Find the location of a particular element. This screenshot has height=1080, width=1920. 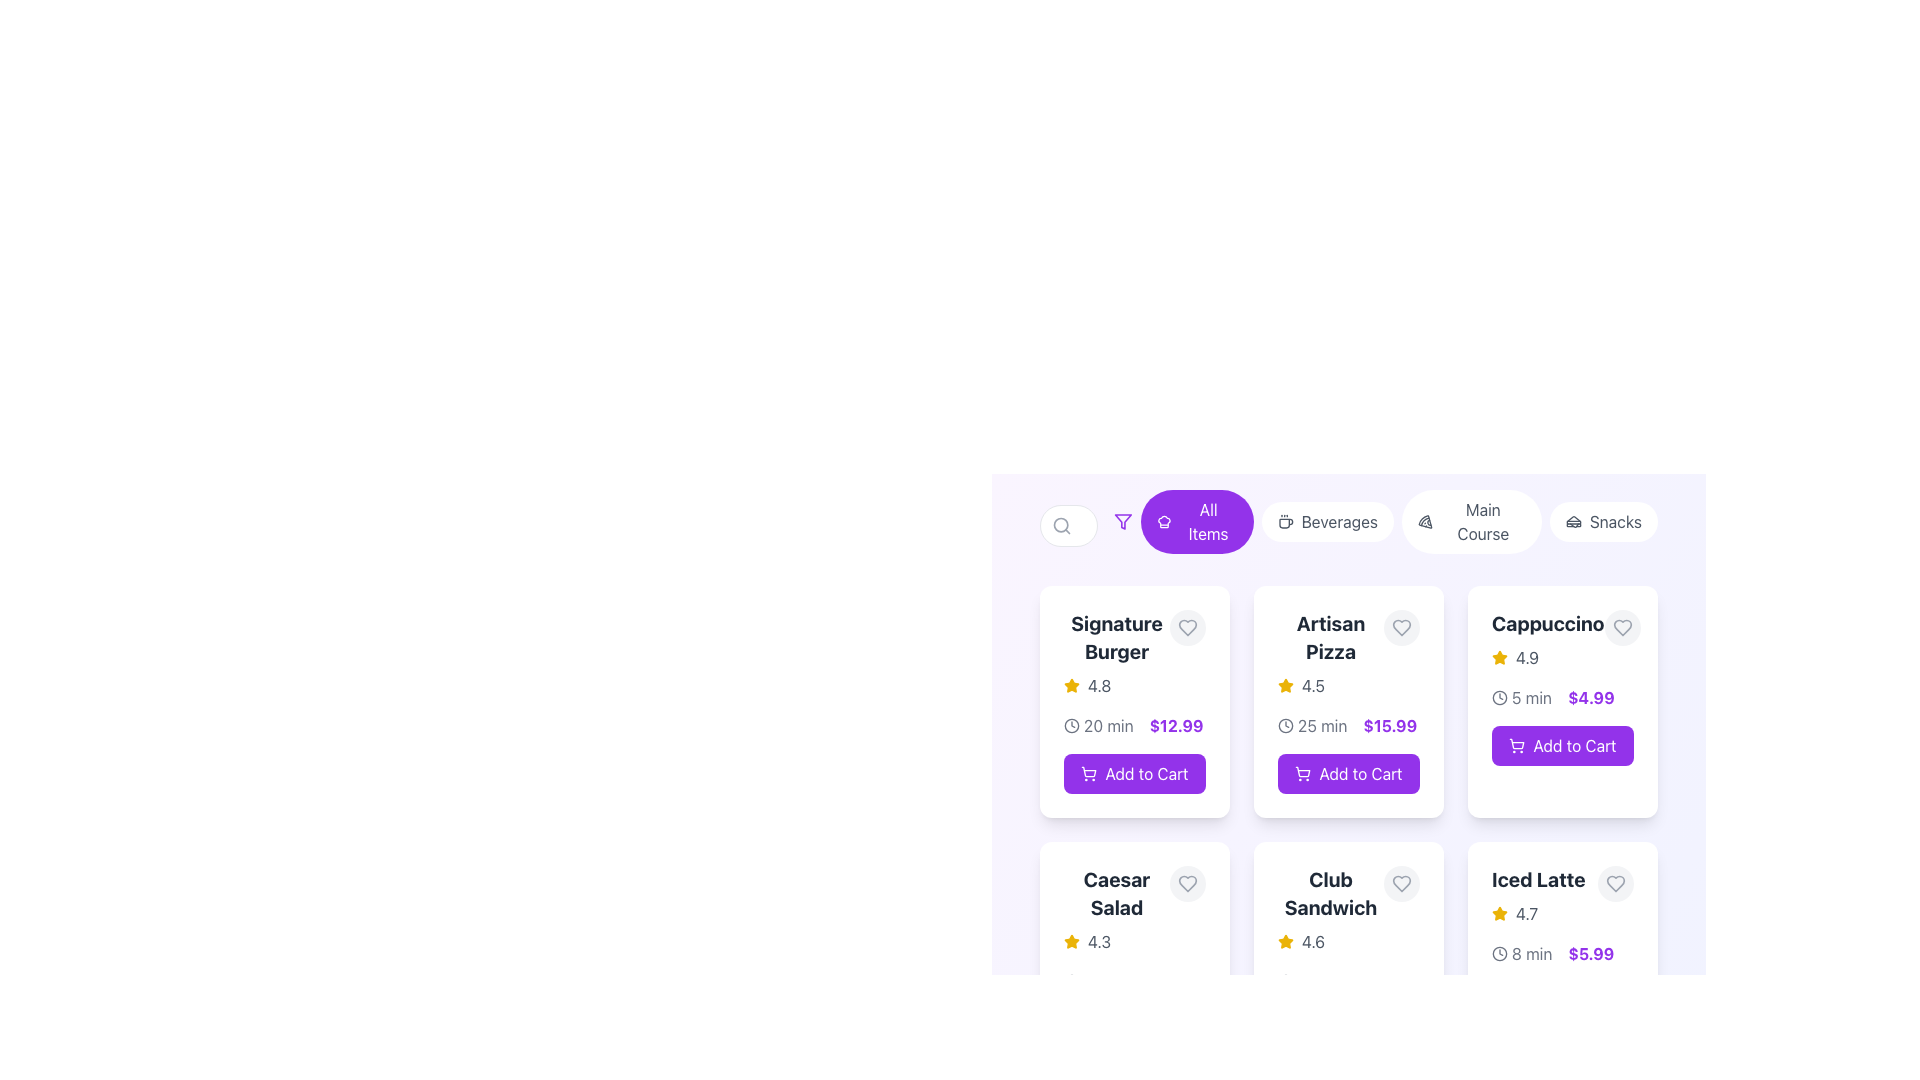

the 'Club Sandwich' text element that displays the name and rating of '4.6', positioned at the top center of its card in the second row of the grid is located at coordinates (1348, 910).